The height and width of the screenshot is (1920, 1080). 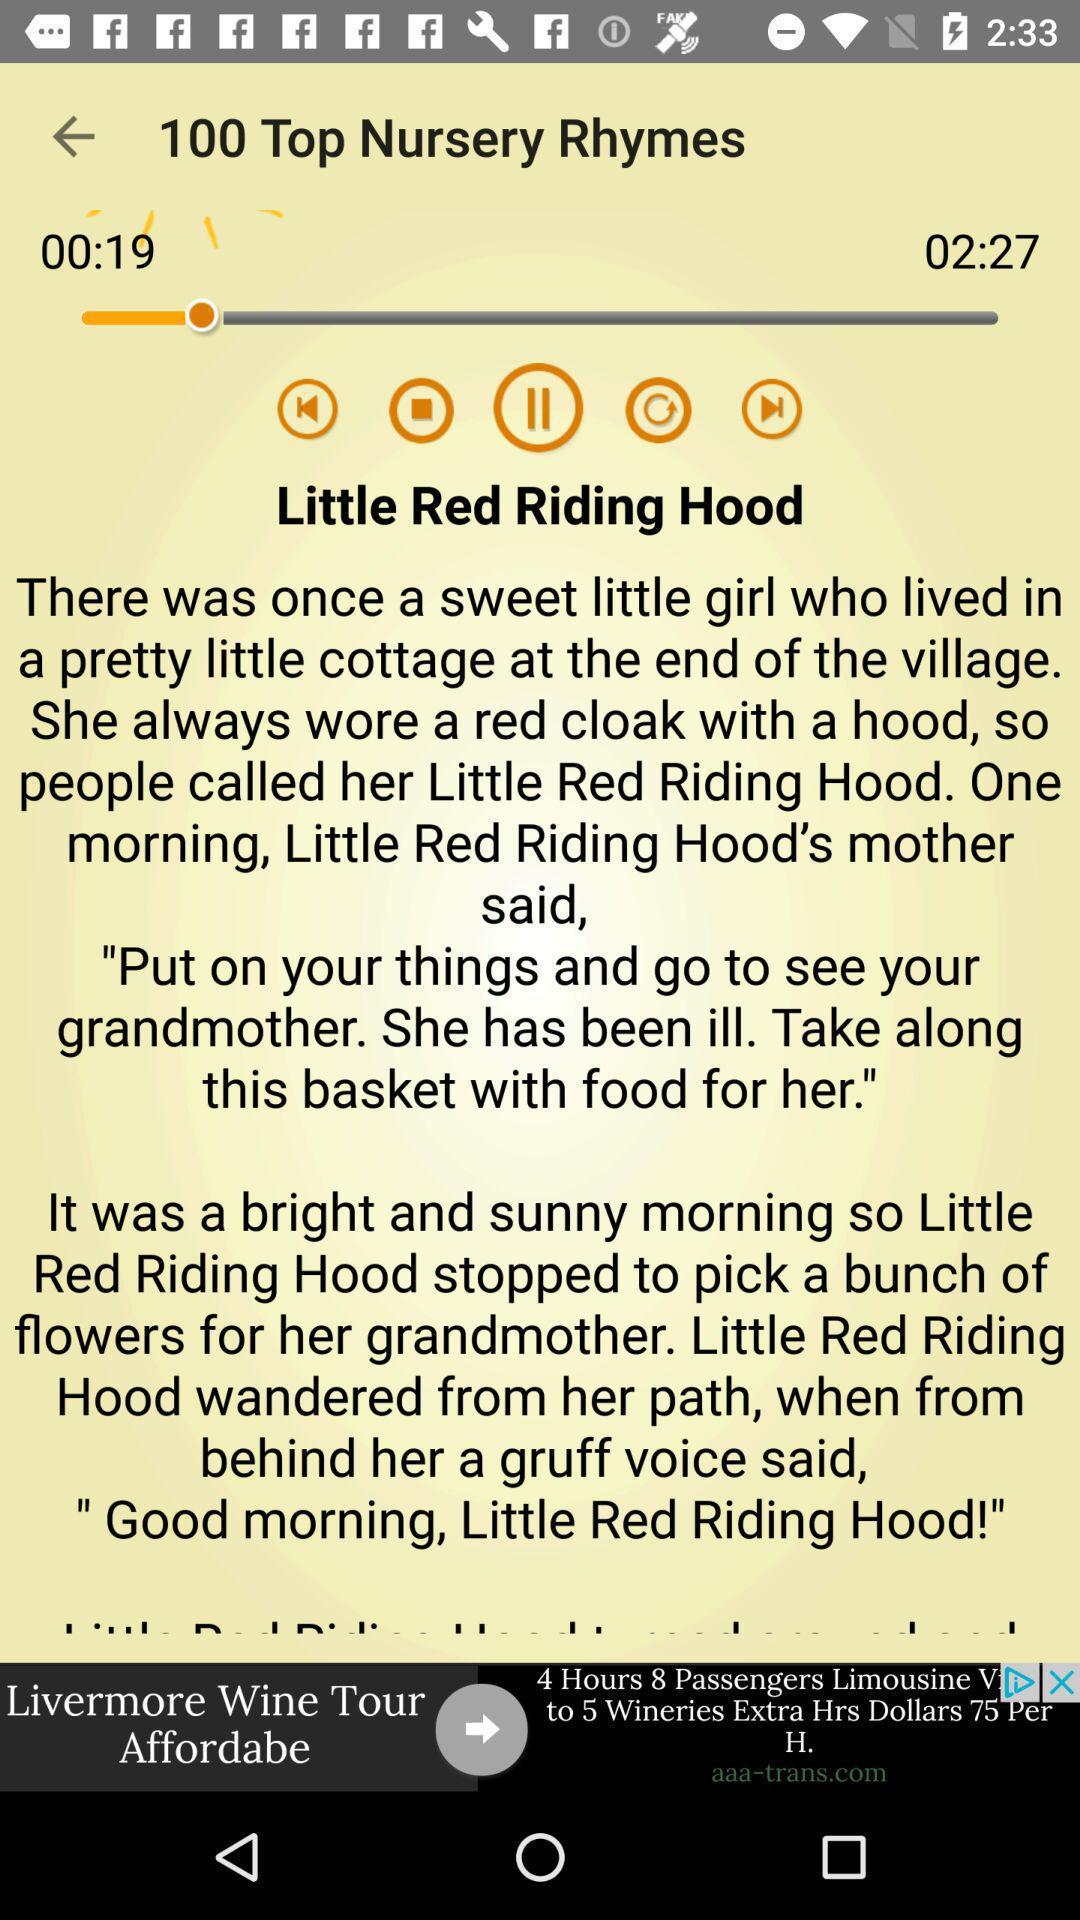 What do you see at coordinates (645, 409) in the screenshot?
I see `the refresh icon` at bounding box center [645, 409].